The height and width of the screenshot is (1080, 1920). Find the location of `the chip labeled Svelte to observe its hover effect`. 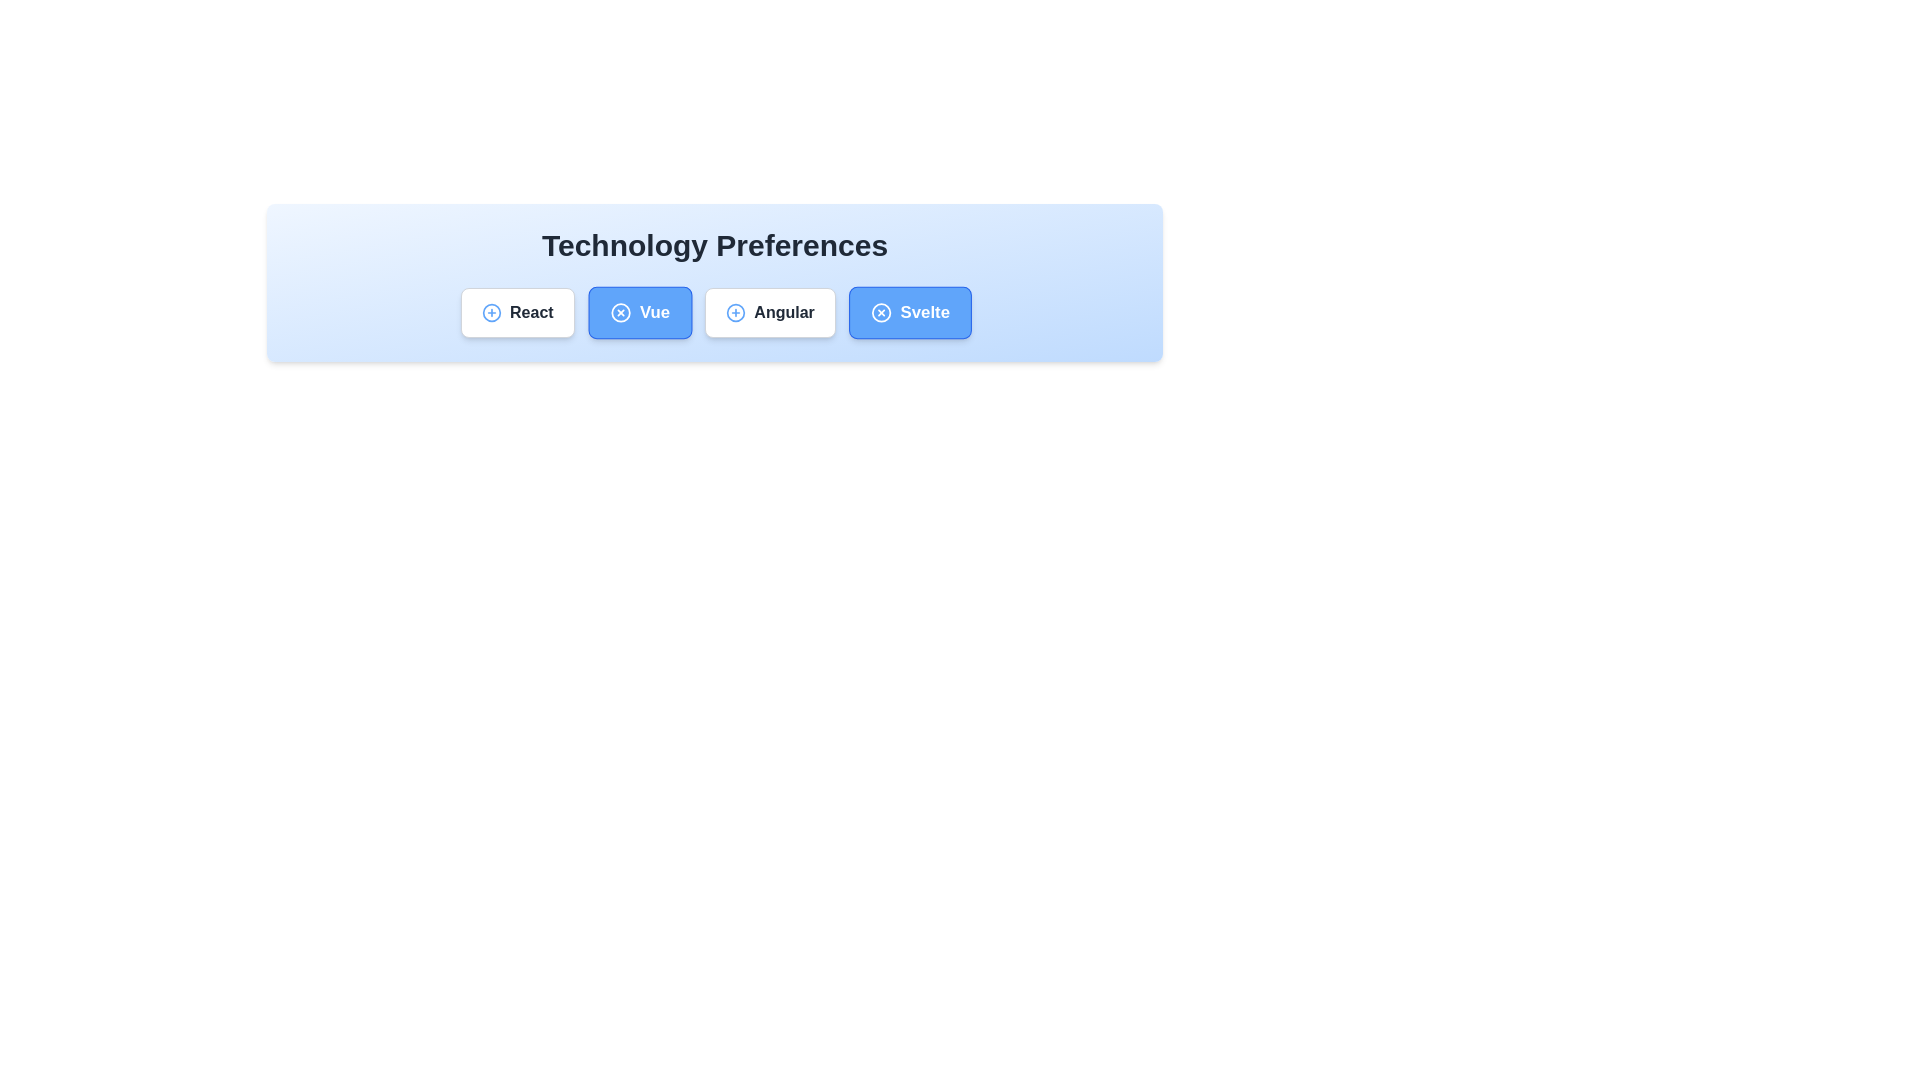

the chip labeled Svelte to observe its hover effect is located at coordinates (909, 312).